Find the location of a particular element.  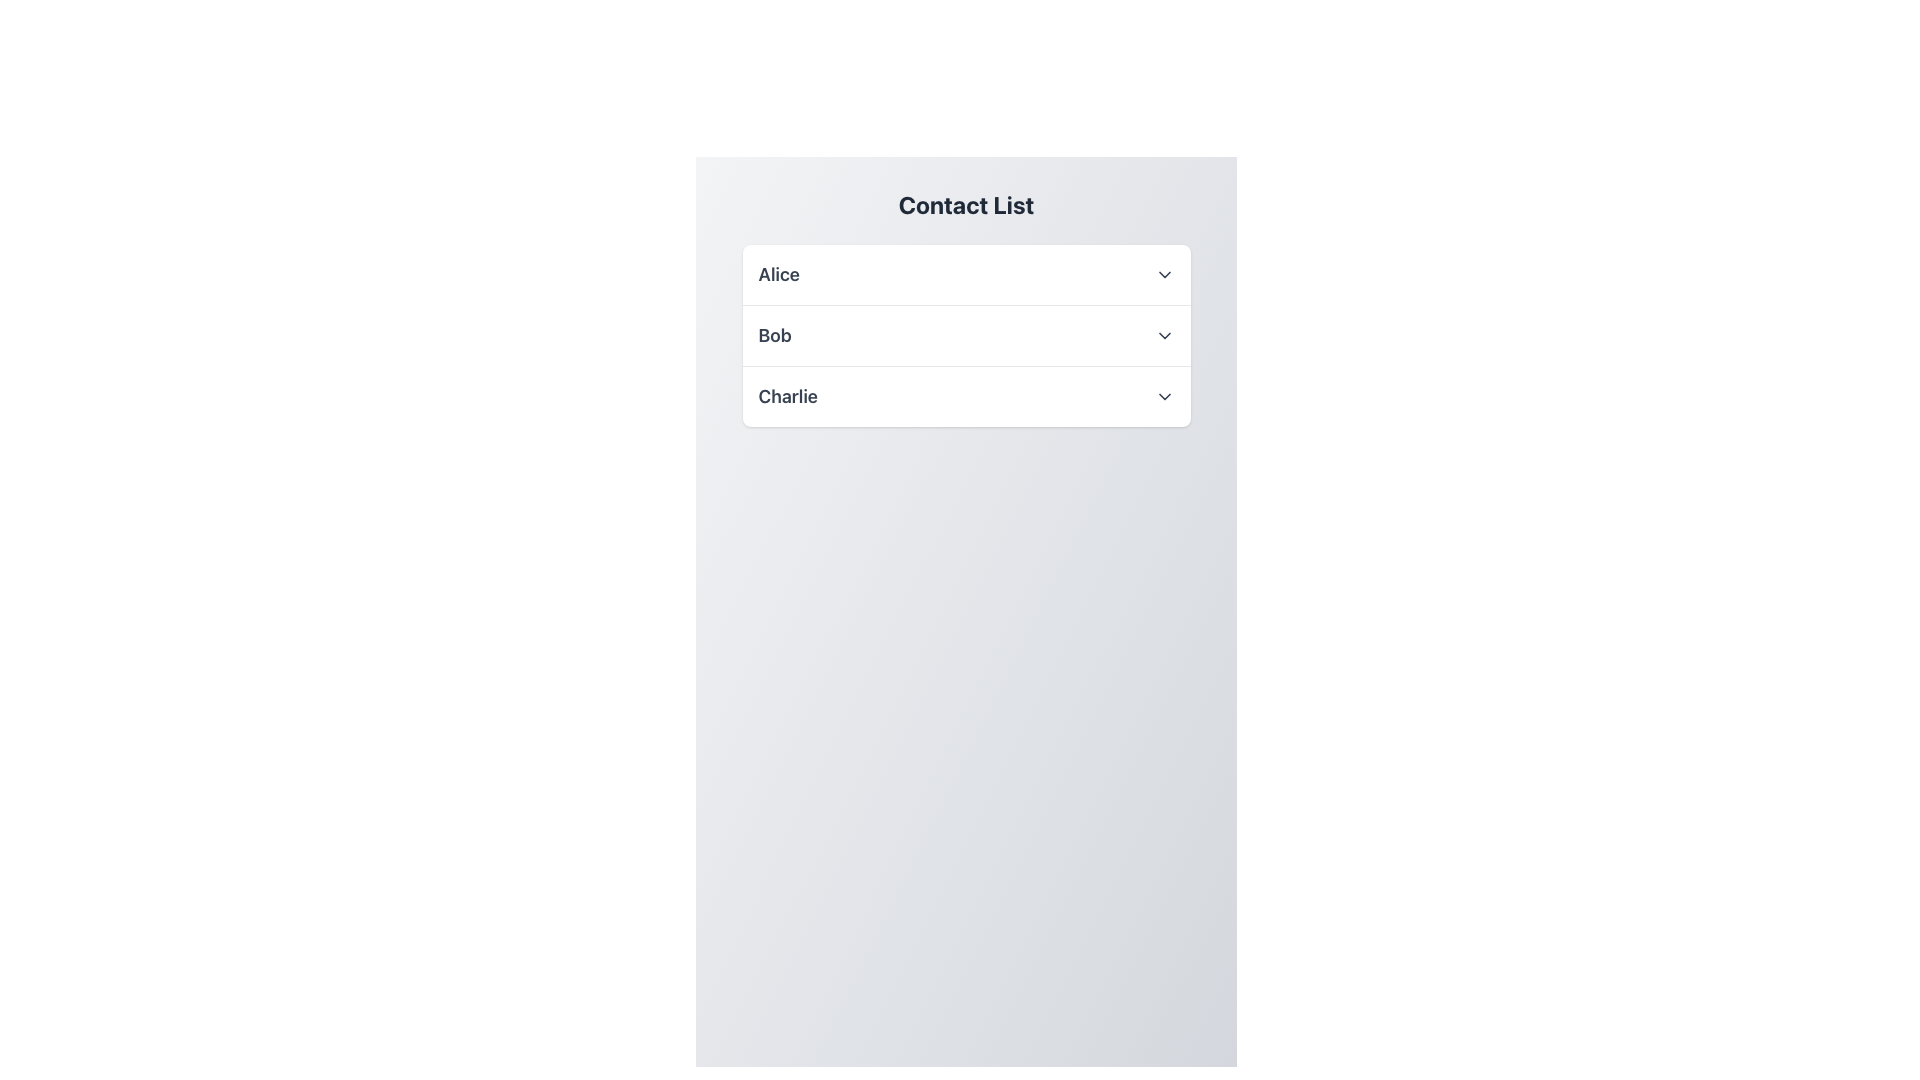

the button for 'Alice' in the contact list is located at coordinates (966, 274).